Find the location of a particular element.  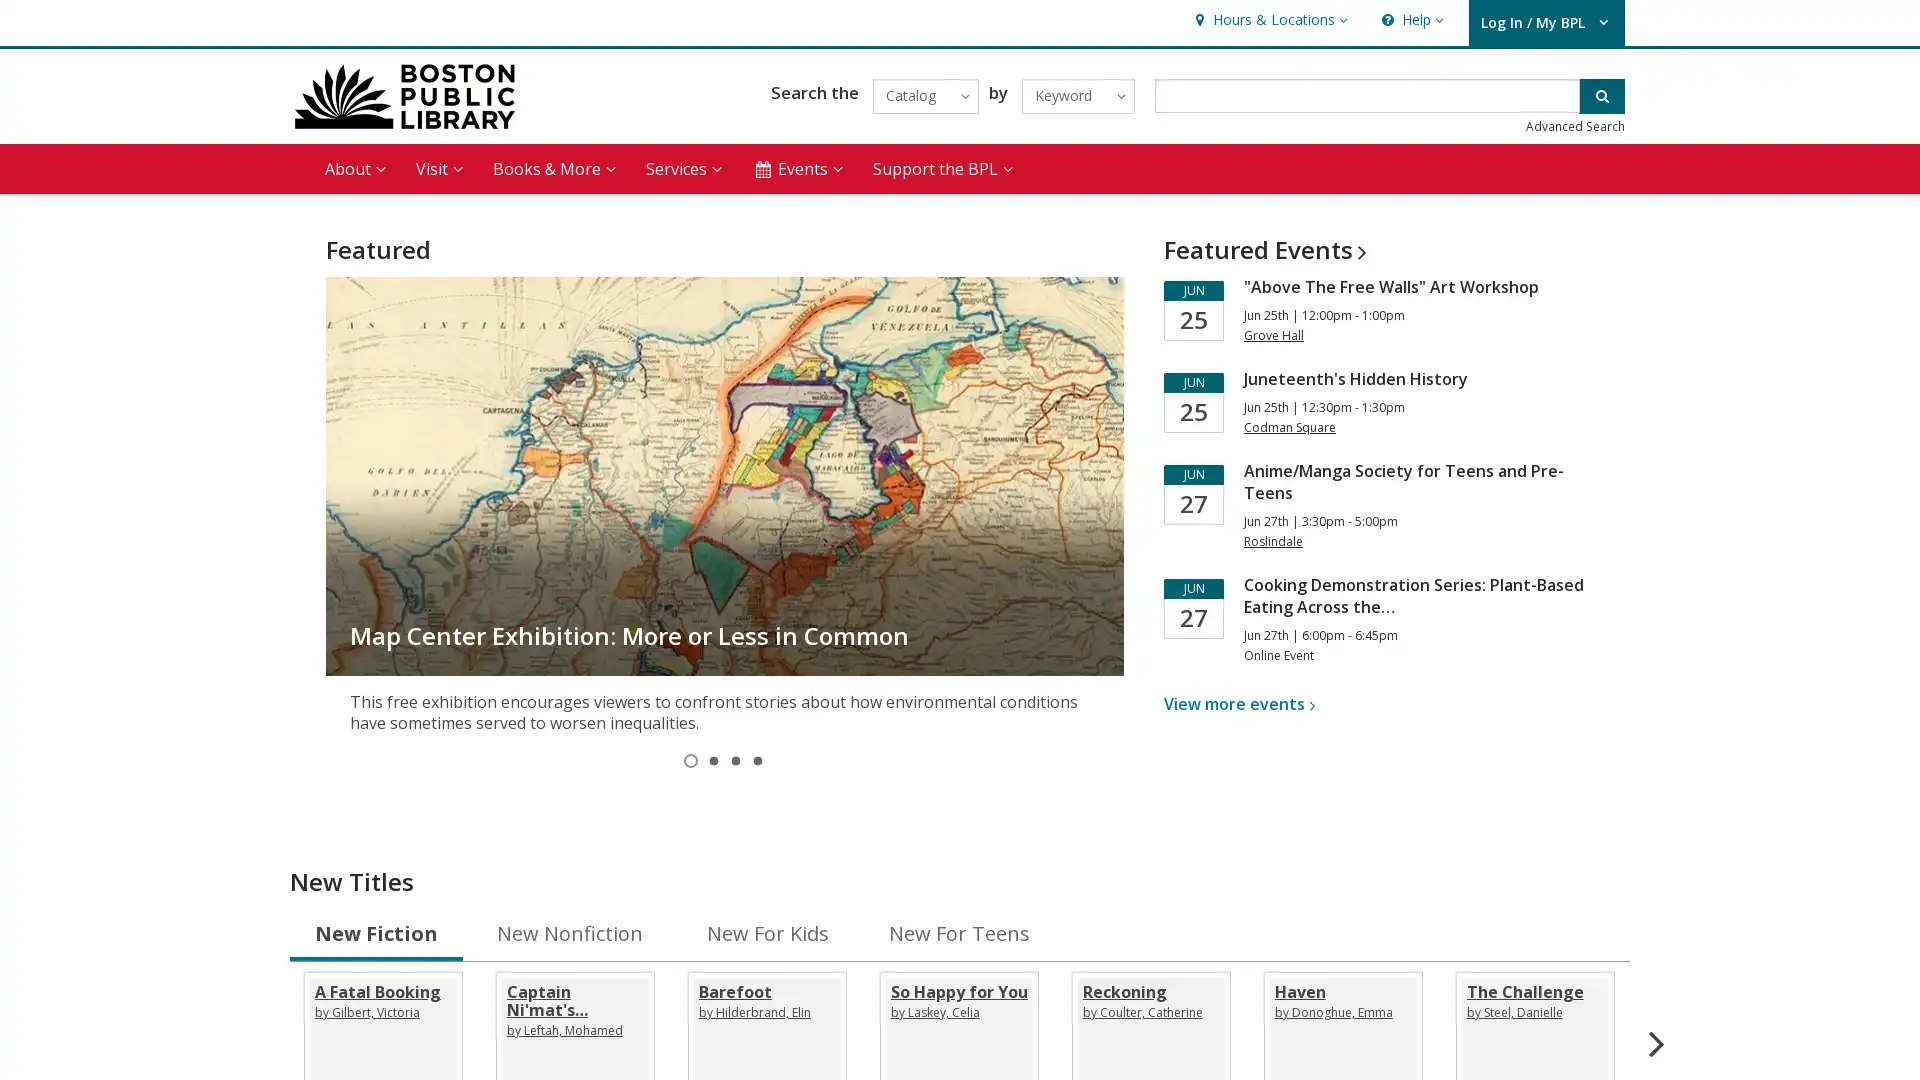

View item 3 is located at coordinates (734, 759).